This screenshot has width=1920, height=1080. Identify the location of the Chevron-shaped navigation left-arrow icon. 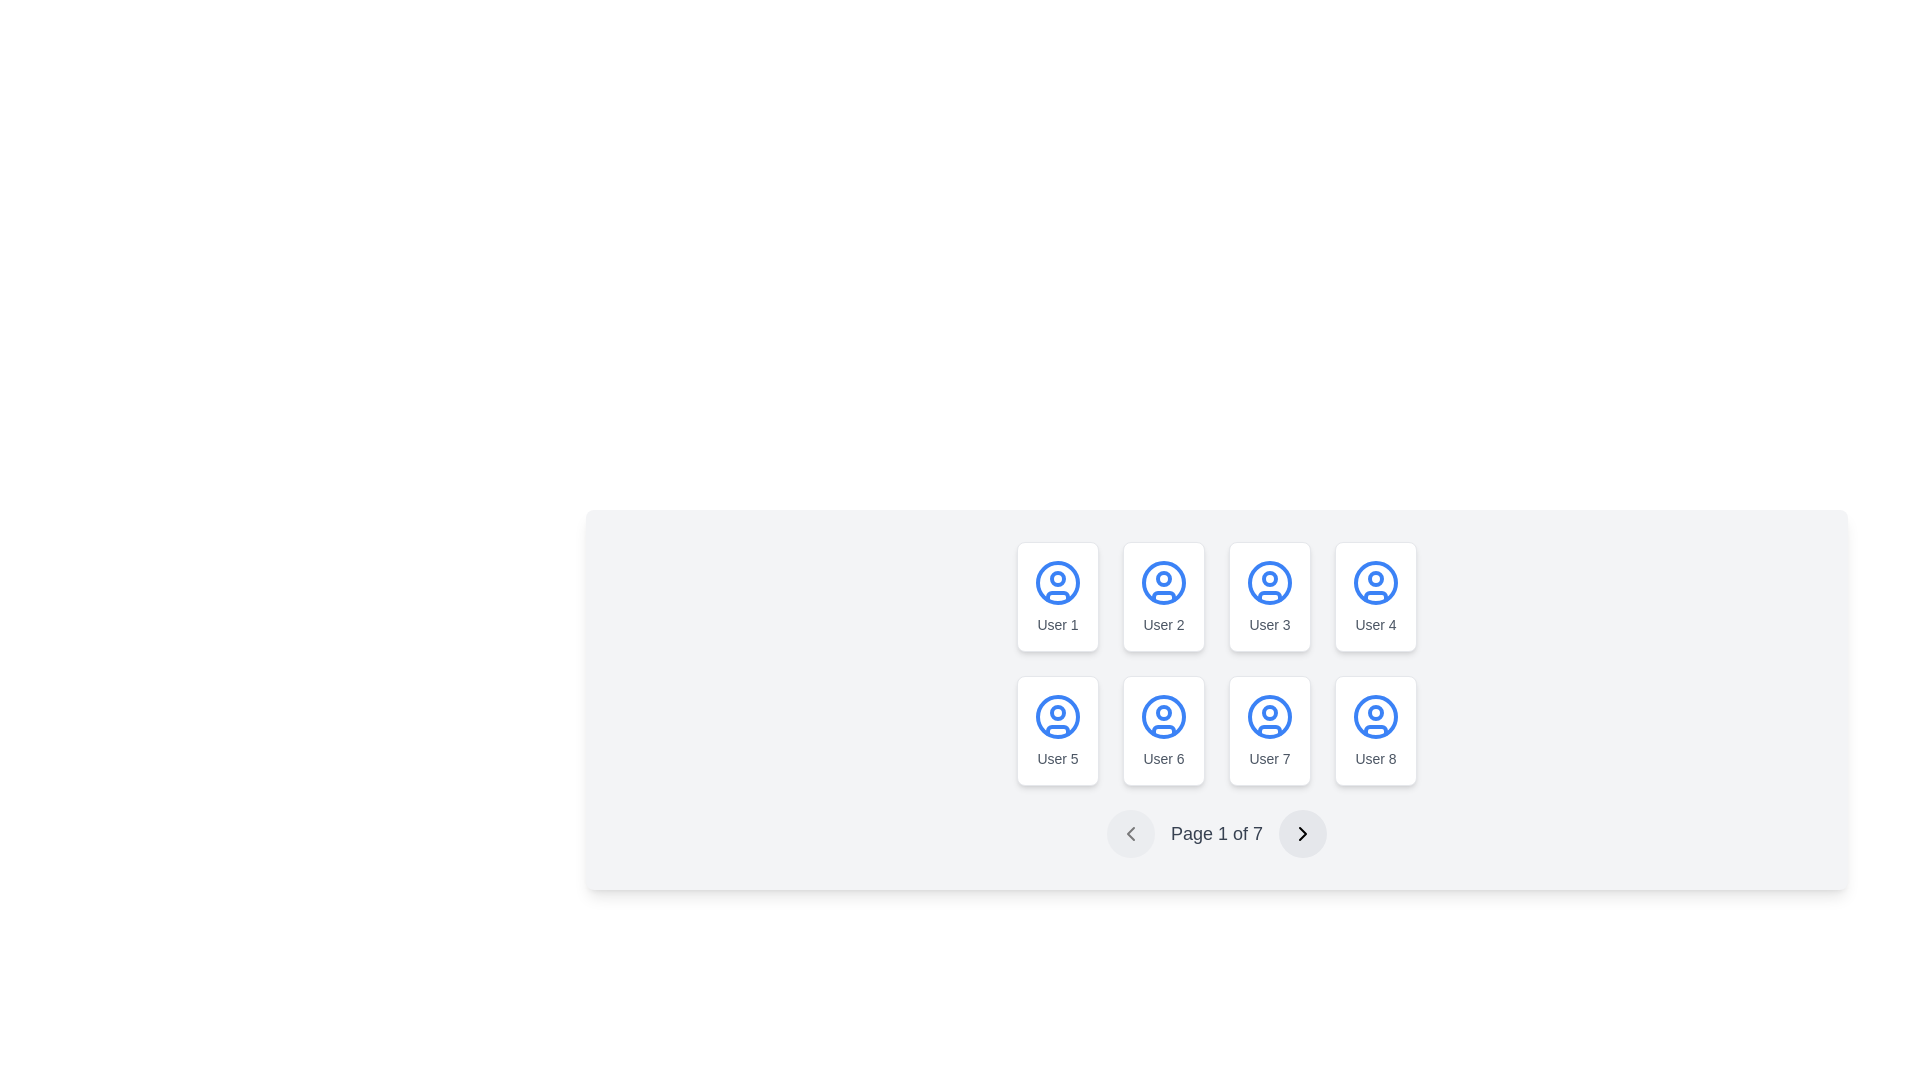
(1130, 833).